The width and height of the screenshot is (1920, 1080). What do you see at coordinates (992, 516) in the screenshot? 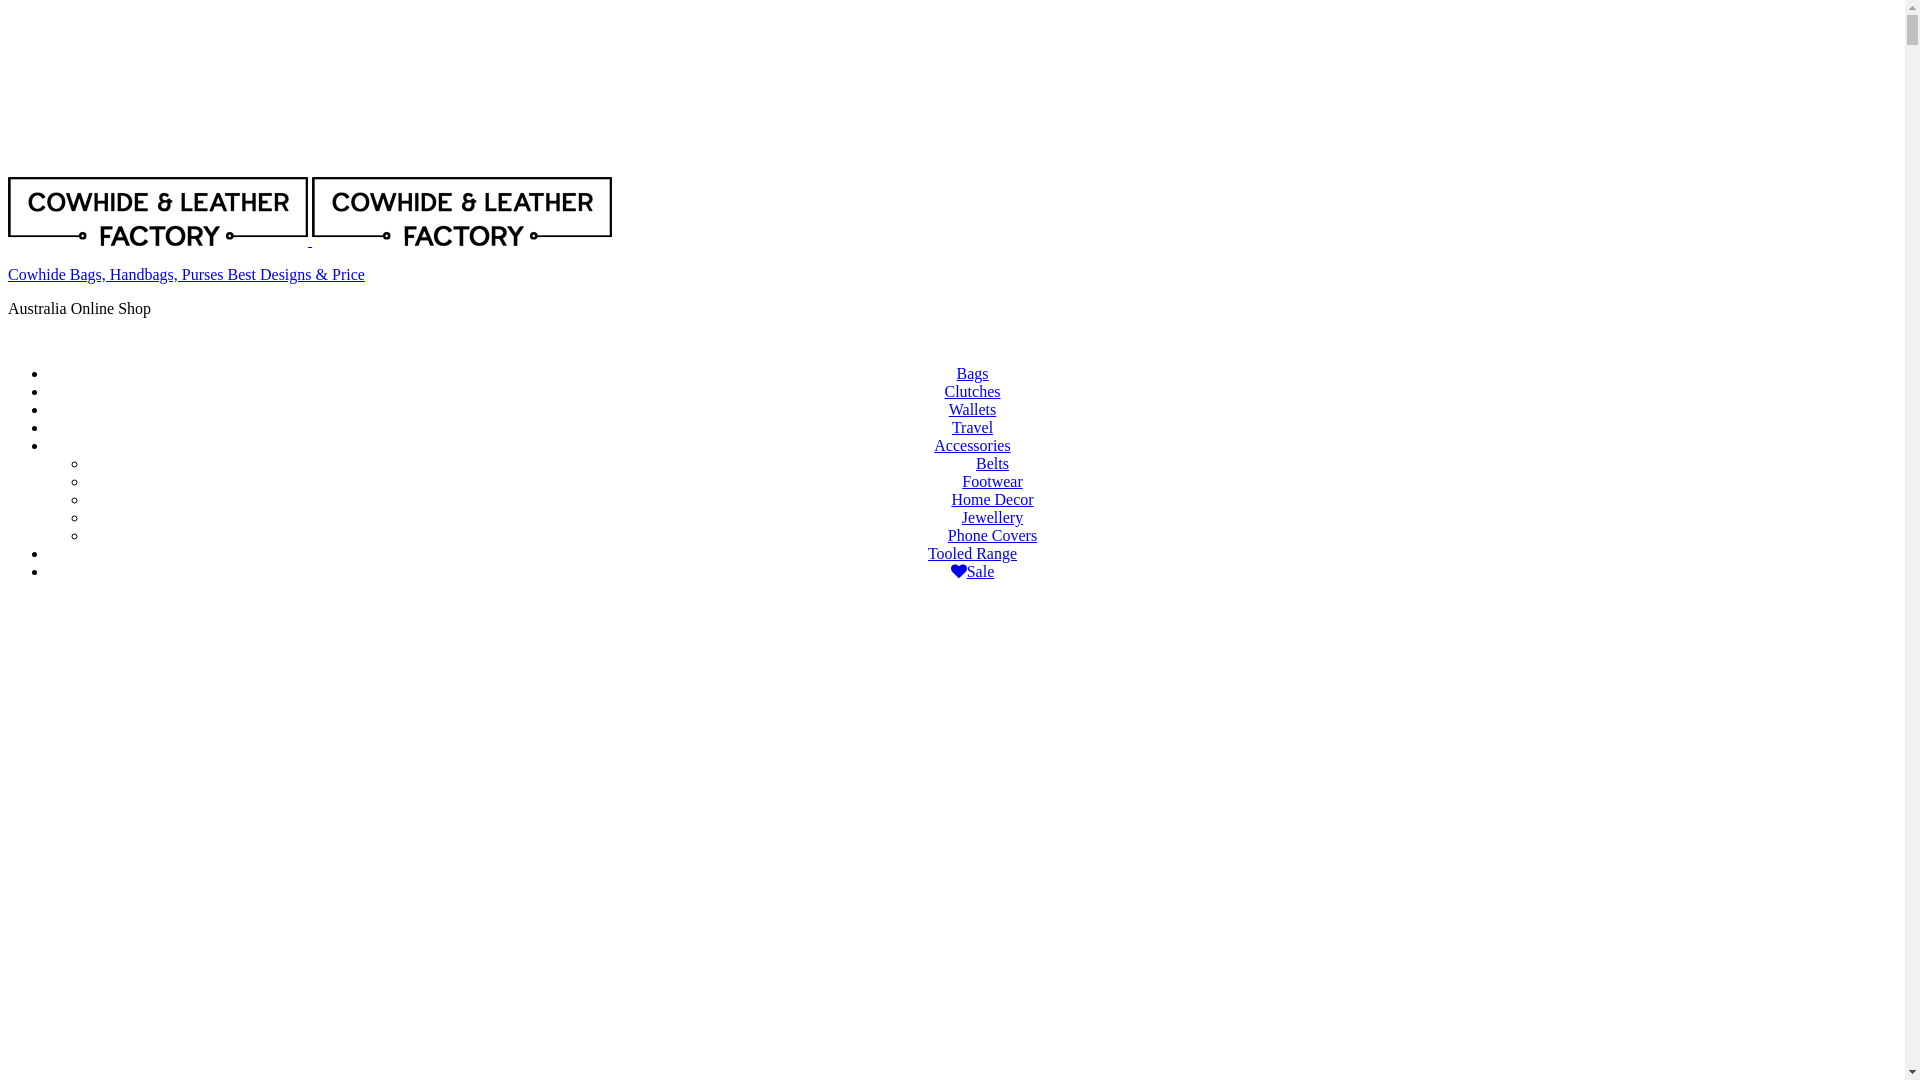
I see `'Jewellery'` at bounding box center [992, 516].